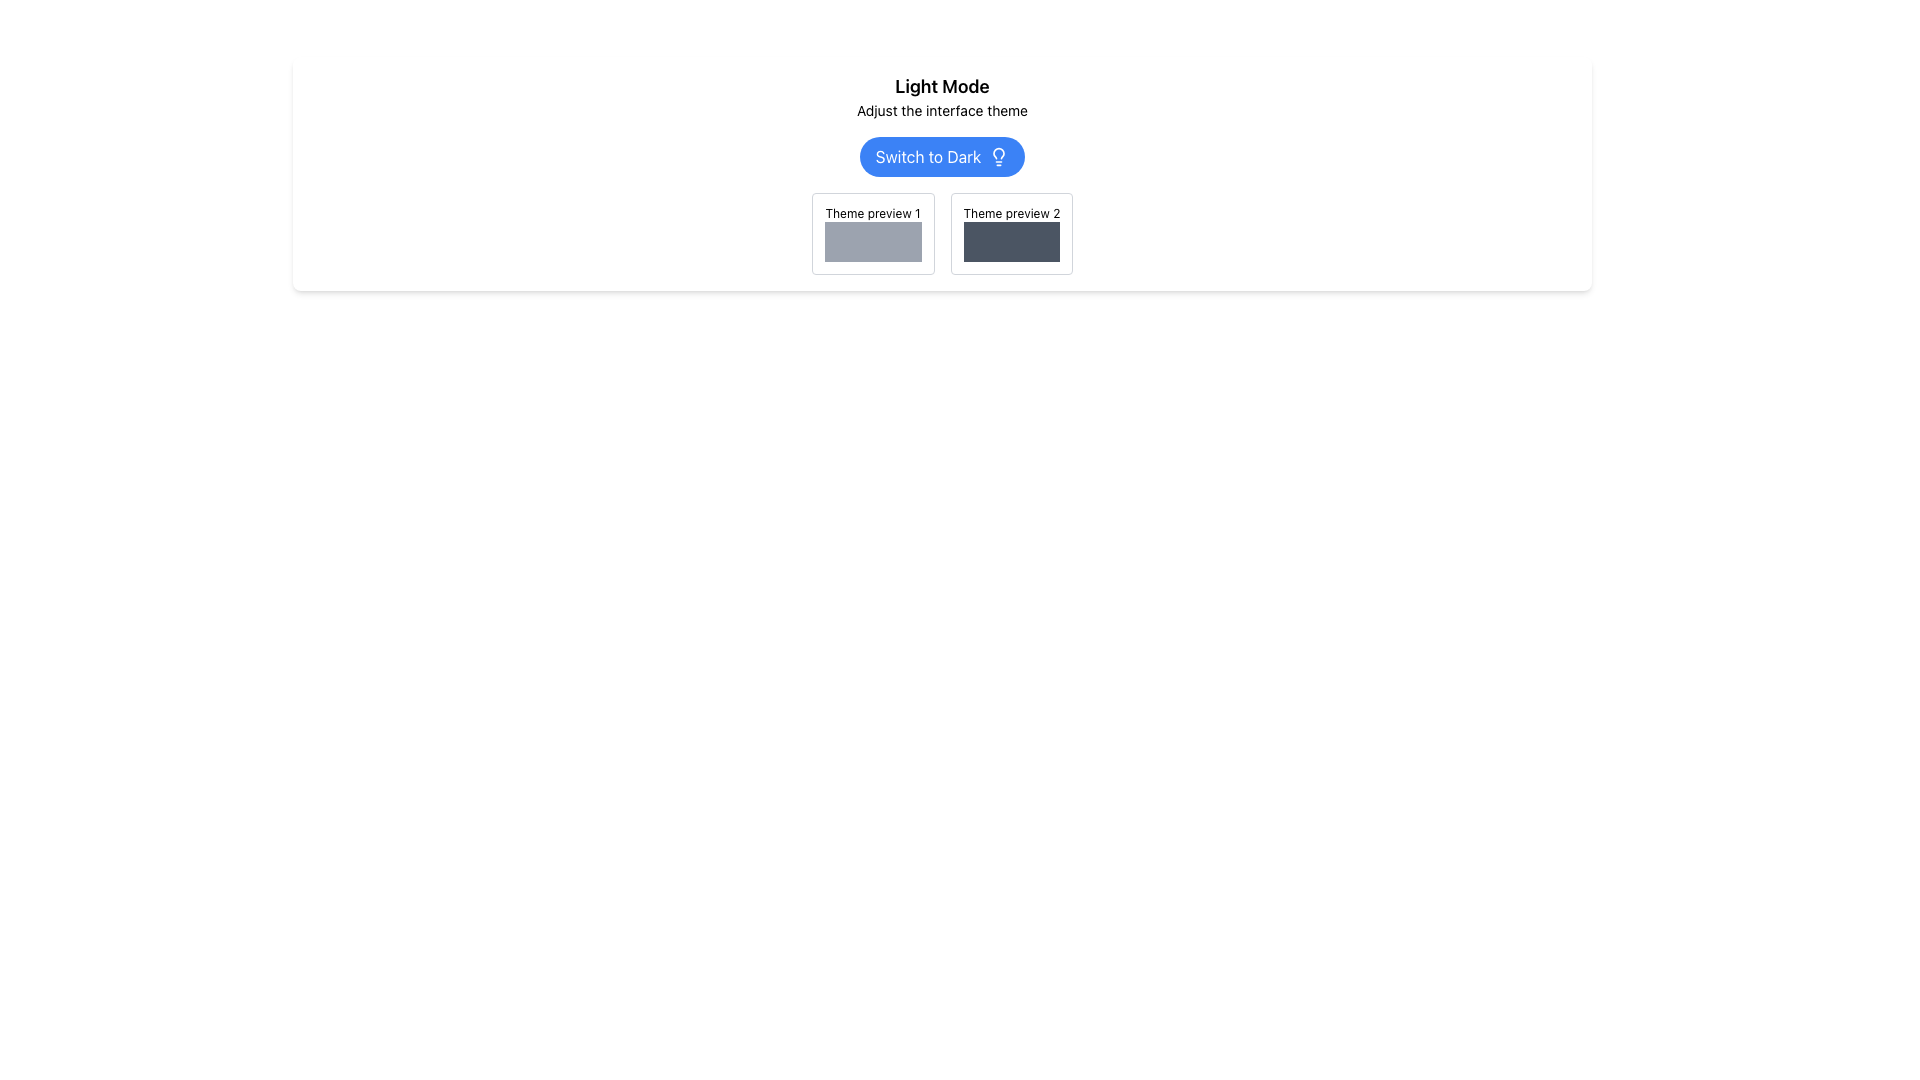 This screenshot has width=1920, height=1080. Describe the element at coordinates (941, 156) in the screenshot. I see `the button that toggles the interface theme to dark mode, located under the header 'Light Mode' with the subtext 'Adjust the interface theme'` at that location.